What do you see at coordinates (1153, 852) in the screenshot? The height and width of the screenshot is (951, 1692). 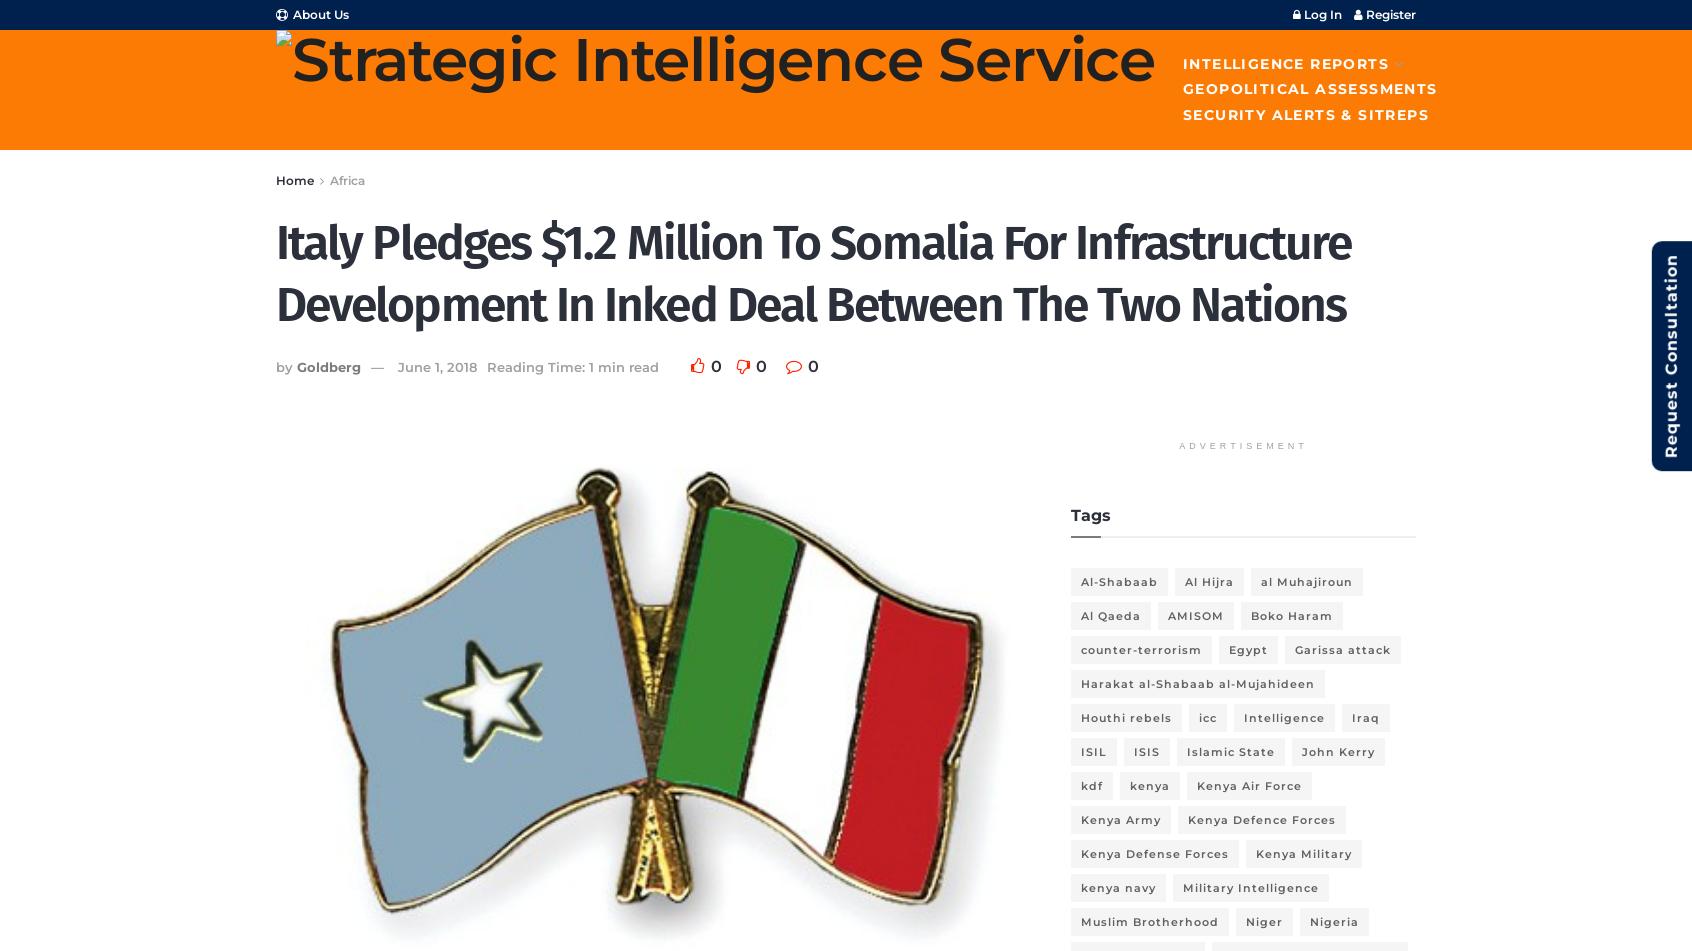 I see `'Kenya Defense Forces'` at bounding box center [1153, 852].